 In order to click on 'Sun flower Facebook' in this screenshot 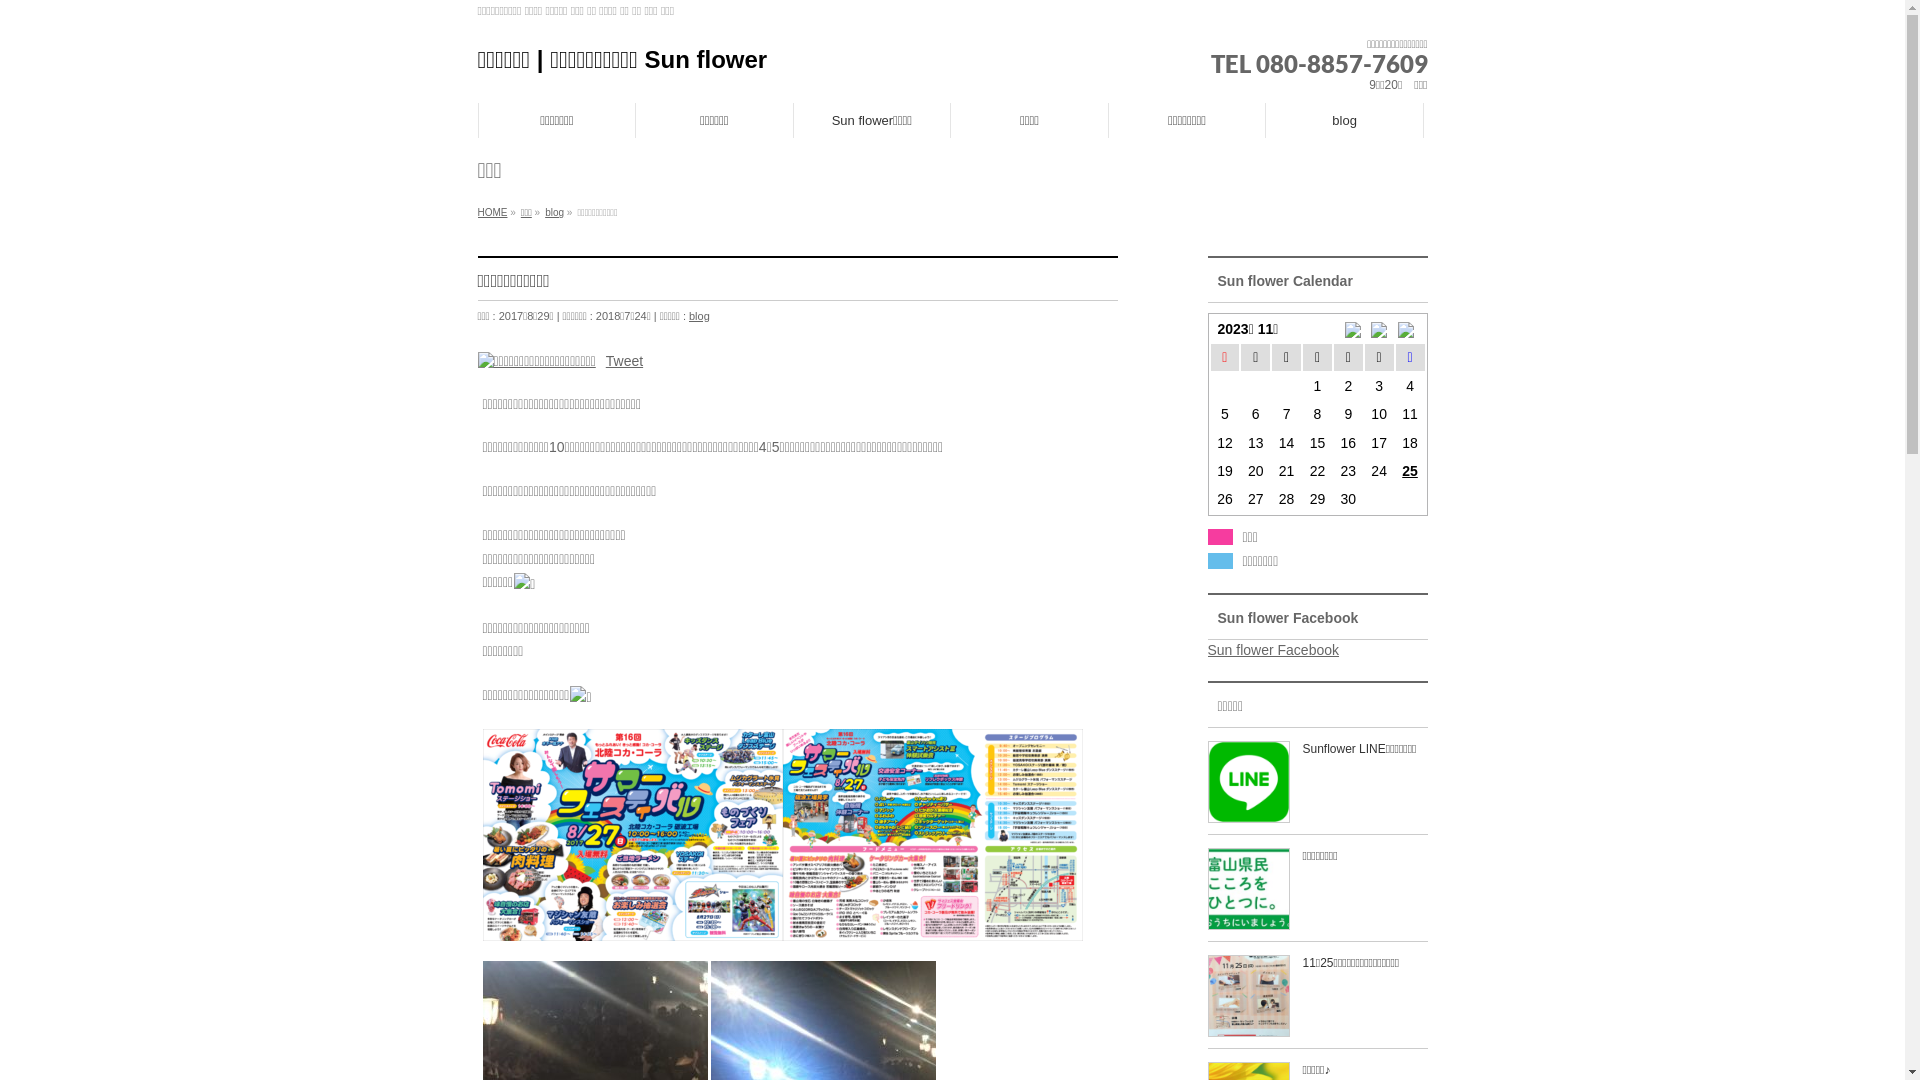, I will do `click(1288, 616)`.